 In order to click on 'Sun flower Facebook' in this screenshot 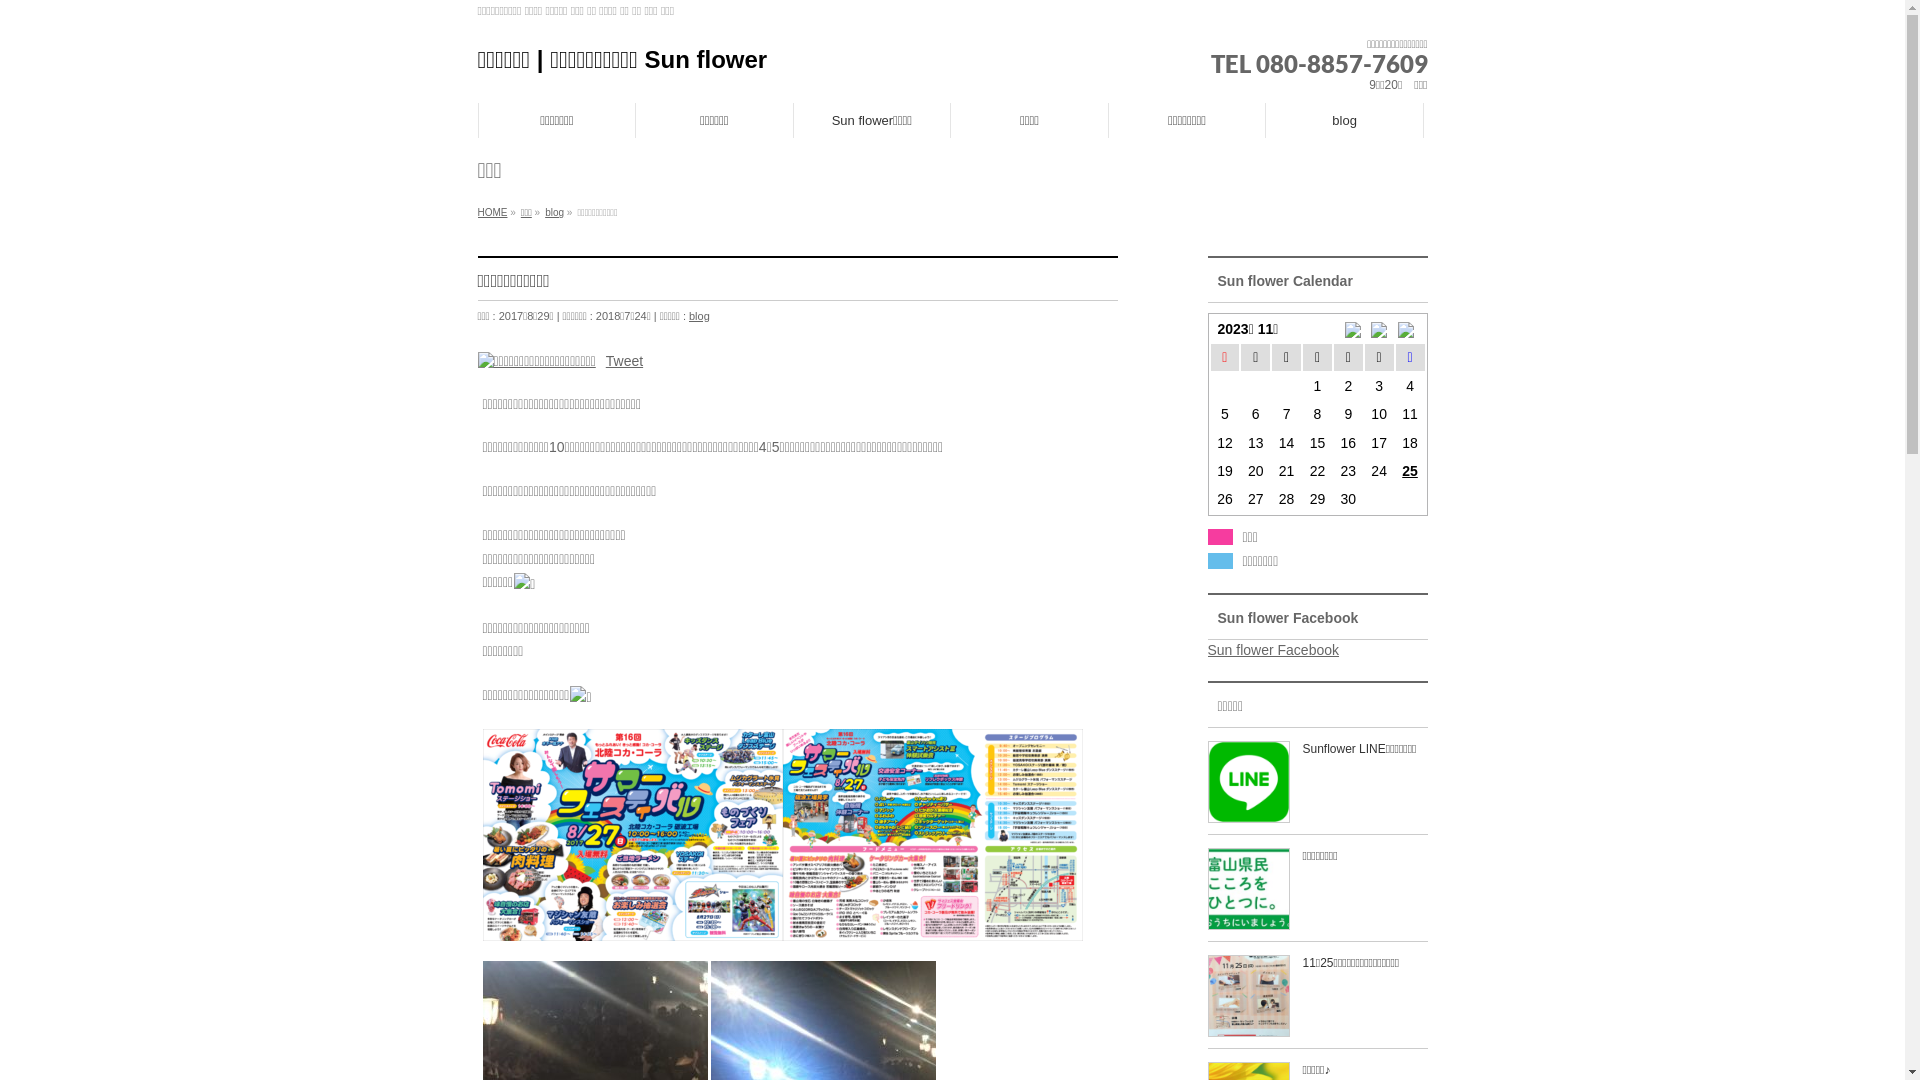, I will do `click(1288, 616)`.